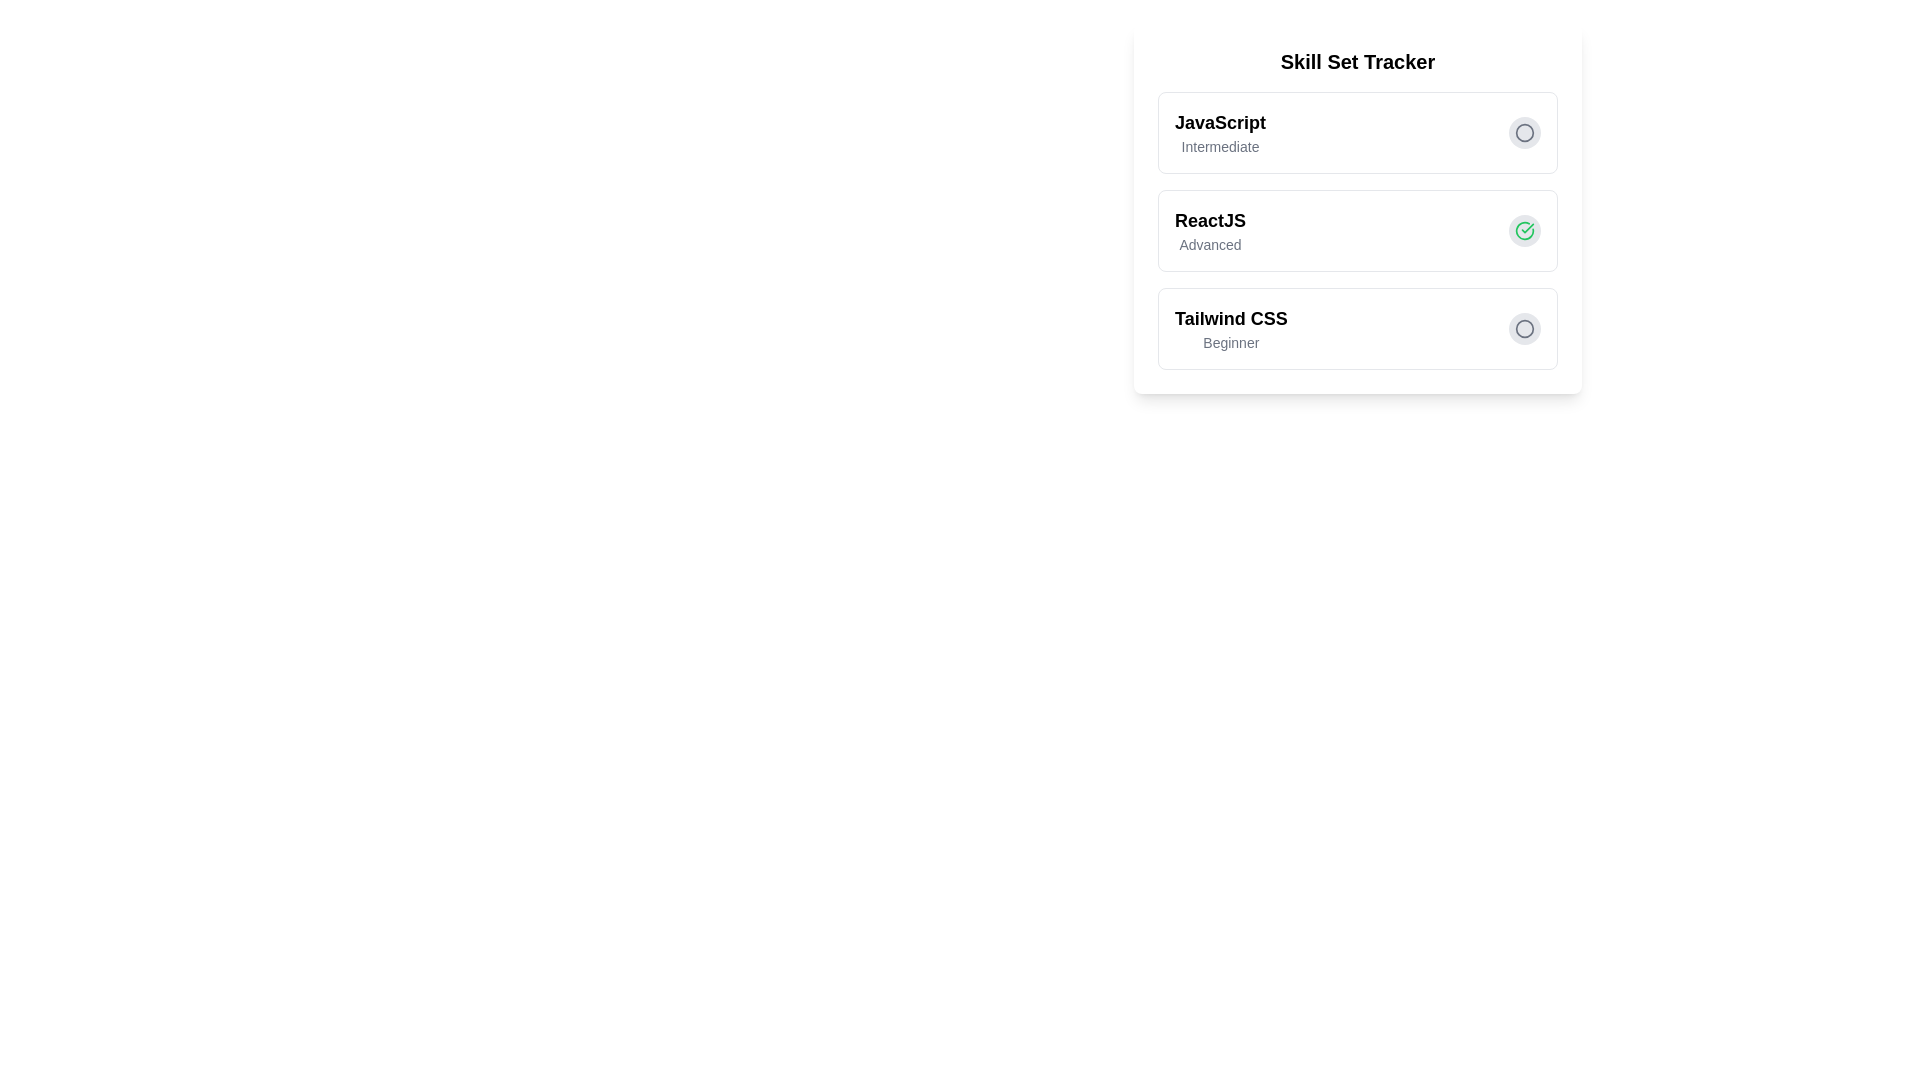 This screenshot has height=1080, width=1920. What do you see at coordinates (1230, 342) in the screenshot?
I see `the text label reading 'Beginner', which is styled in small gray font and positioned below the 'Tailwind CSS' heading in the Skill Set Tracker interface` at bounding box center [1230, 342].